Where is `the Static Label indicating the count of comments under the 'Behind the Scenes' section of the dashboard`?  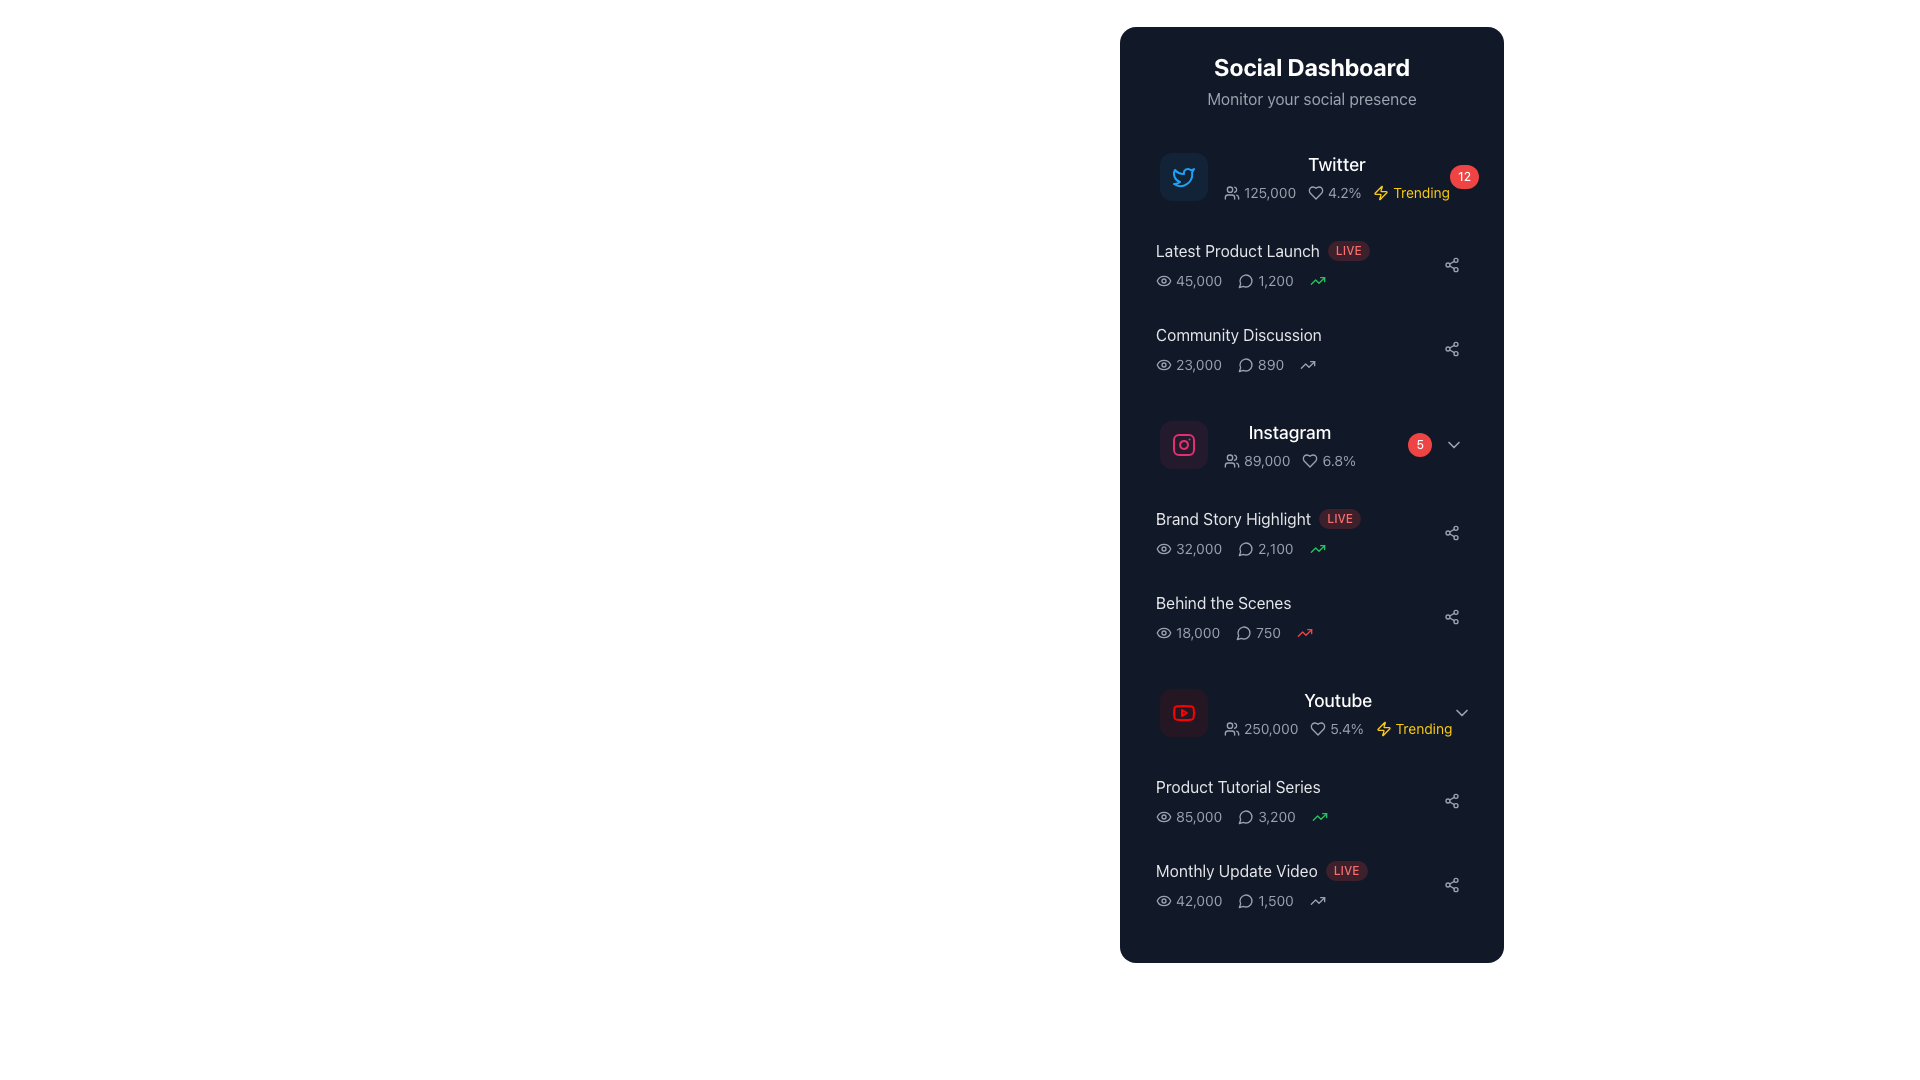
the Static Label indicating the count of comments under the 'Behind the Scenes' section of the dashboard is located at coordinates (1257, 632).